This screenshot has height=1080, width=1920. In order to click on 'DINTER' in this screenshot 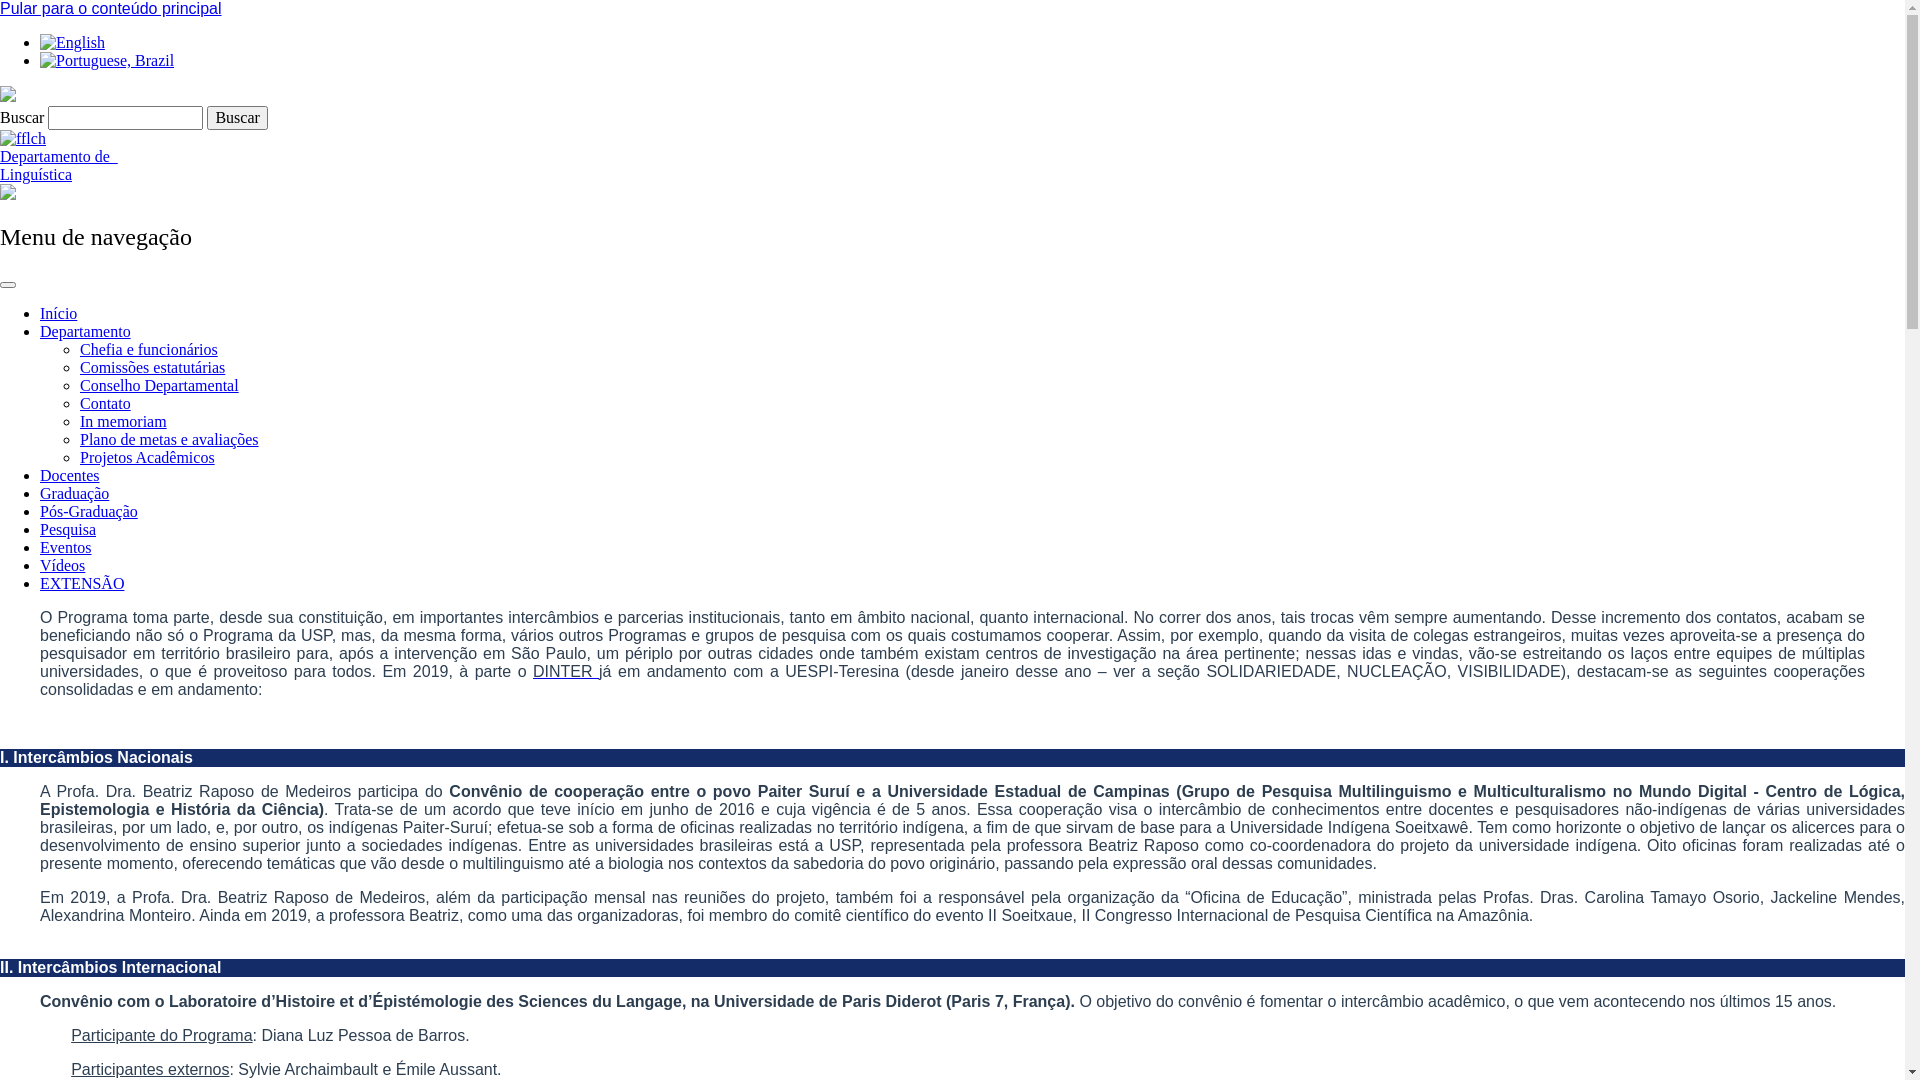, I will do `click(565, 671)`.